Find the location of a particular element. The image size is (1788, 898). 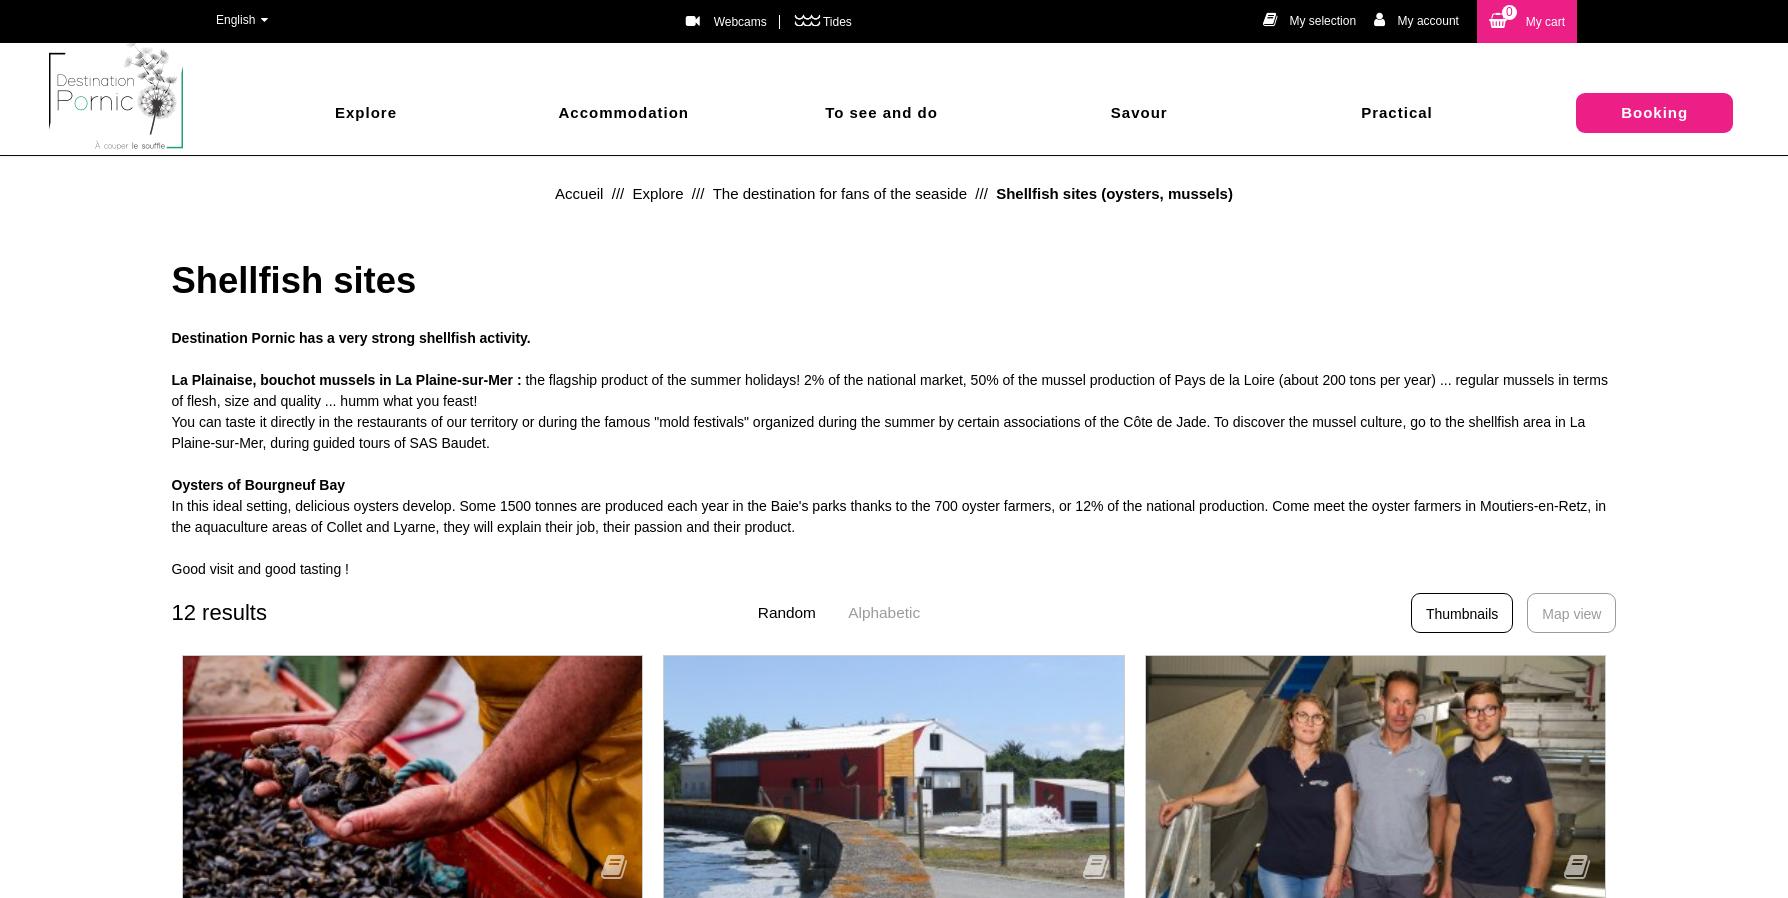

'Alphabetic' is located at coordinates (882, 611).